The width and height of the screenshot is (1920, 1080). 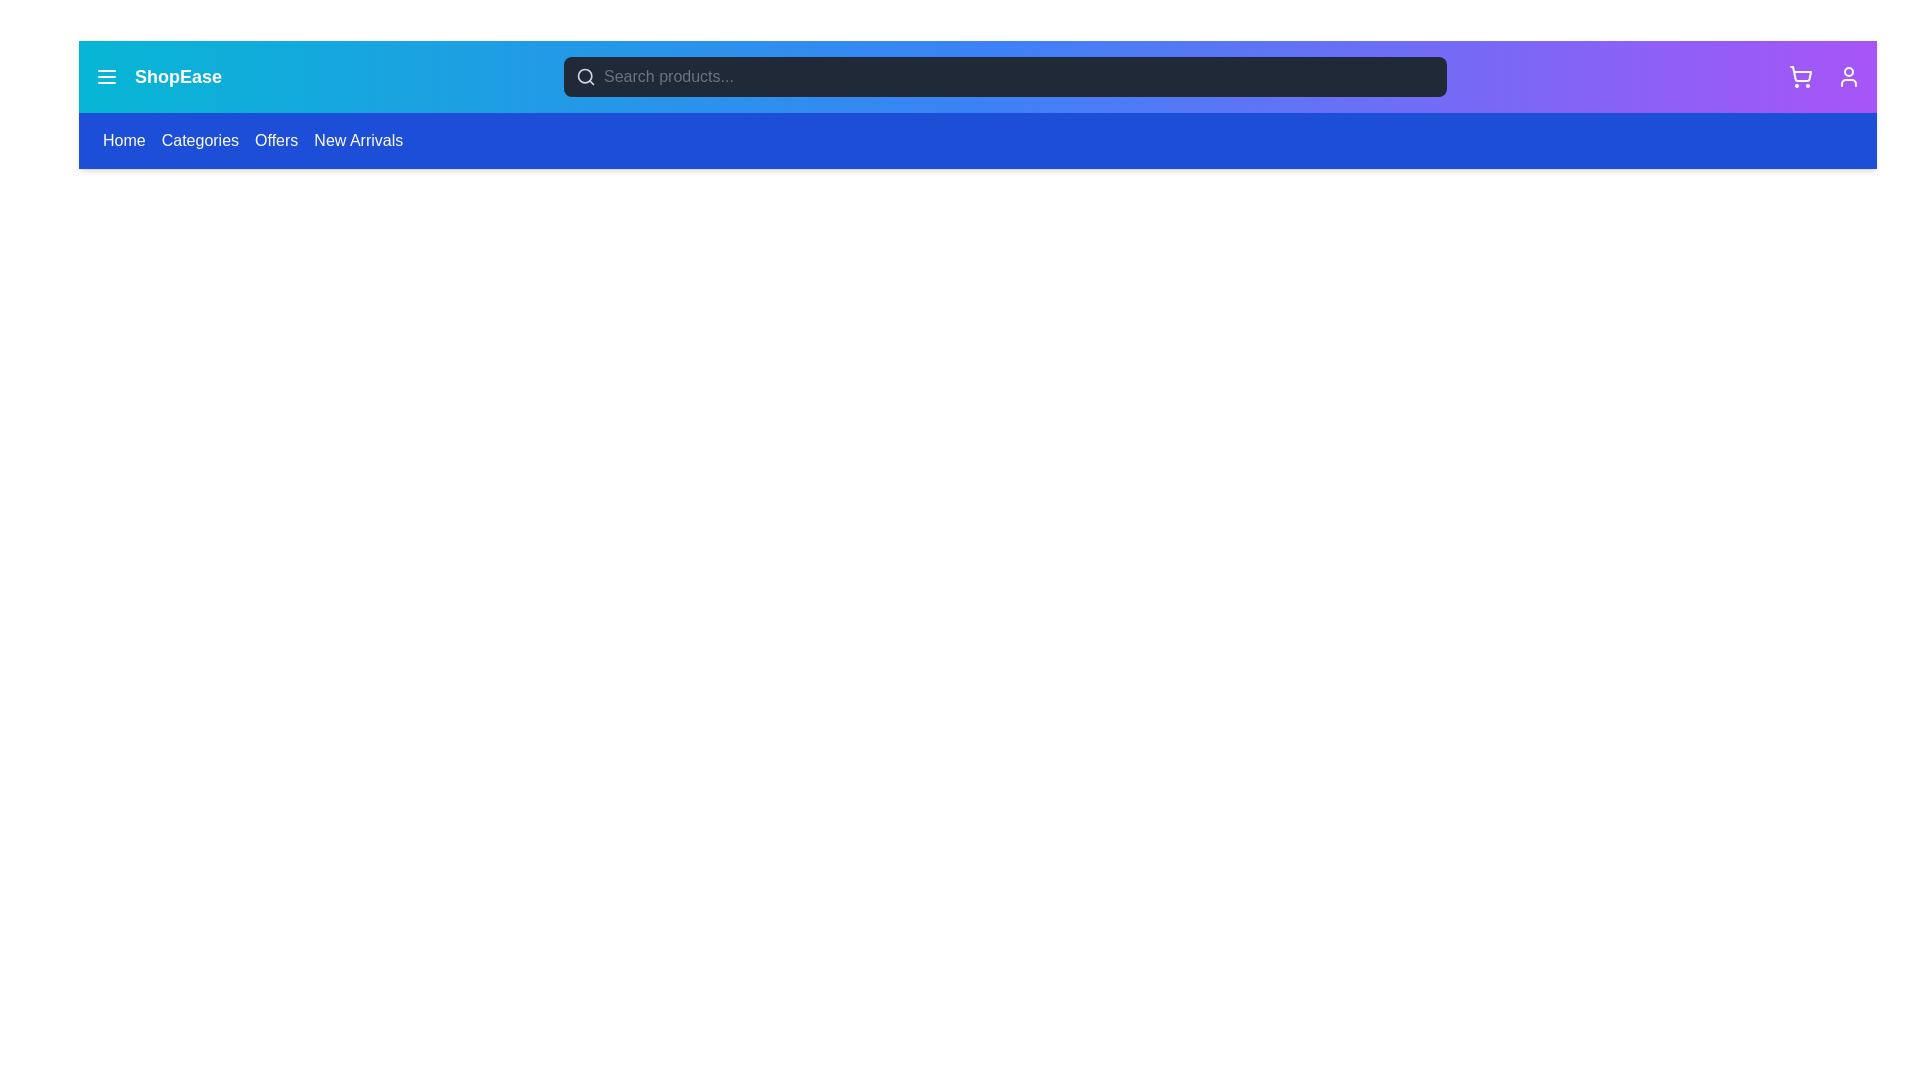 What do you see at coordinates (123, 140) in the screenshot?
I see `the Interactive text link located at the far left of the navigation bar` at bounding box center [123, 140].